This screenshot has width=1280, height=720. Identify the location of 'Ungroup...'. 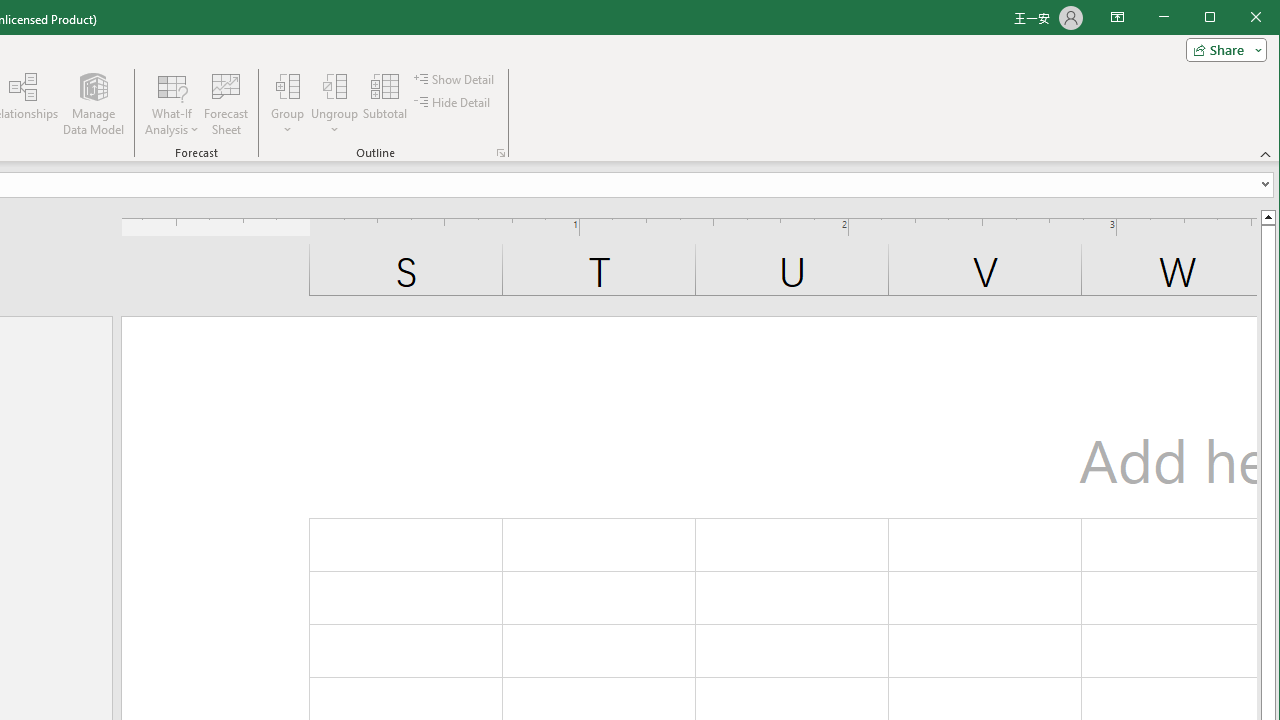
(334, 85).